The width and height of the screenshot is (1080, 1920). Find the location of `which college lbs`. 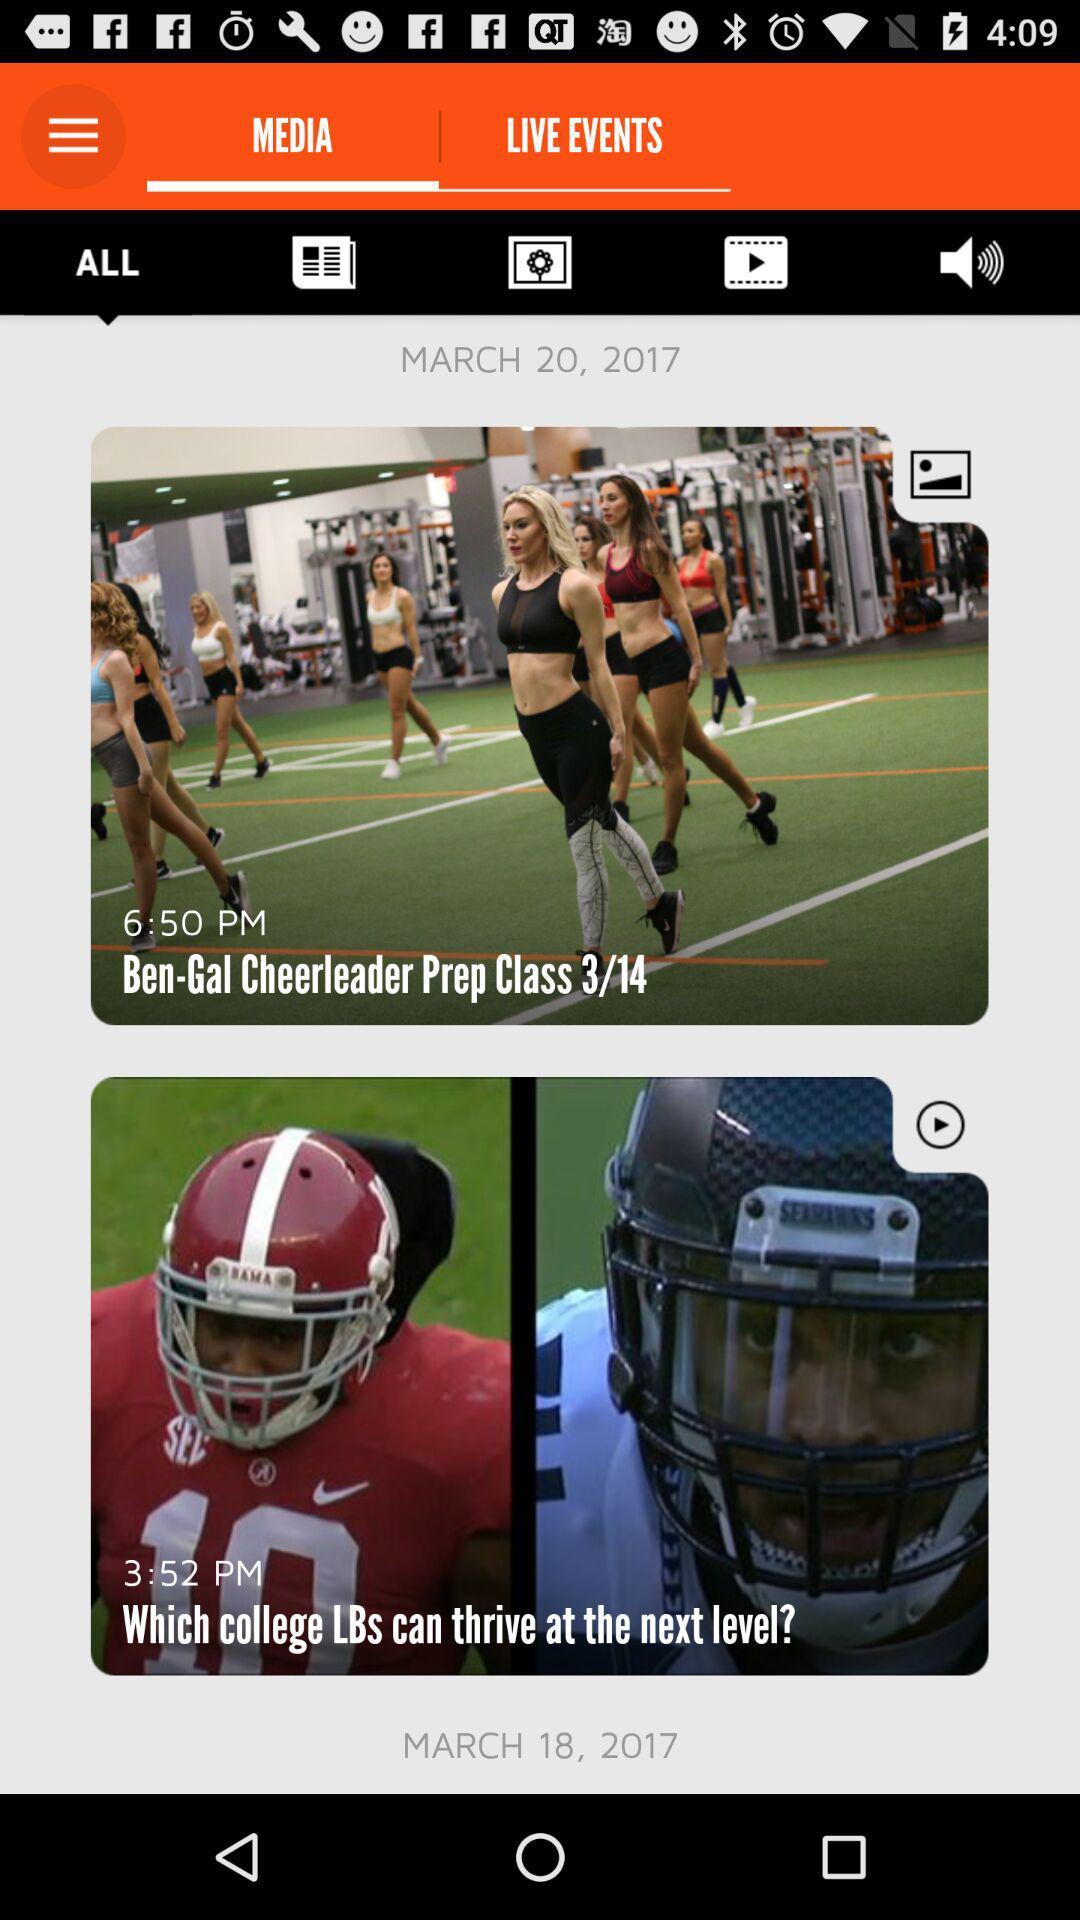

which college lbs is located at coordinates (459, 1625).